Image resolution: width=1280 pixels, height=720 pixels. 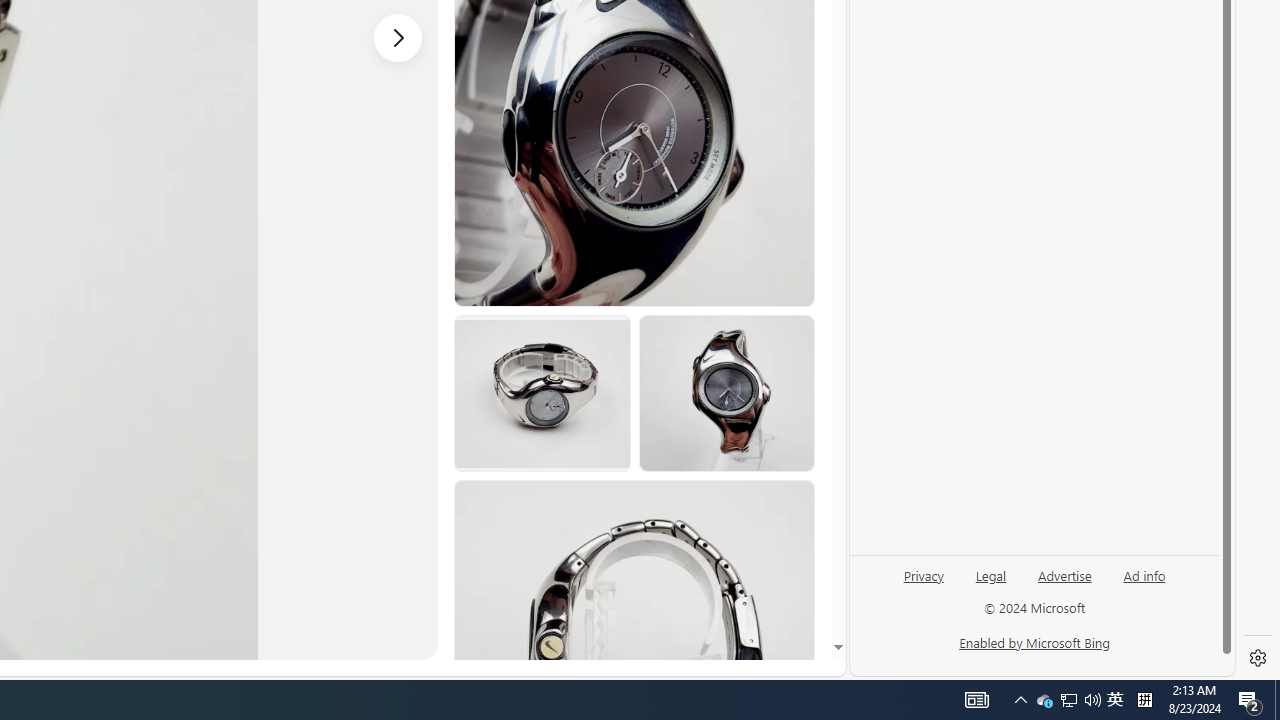 What do you see at coordinates (922, 583) in the screenshot?
I see `'Privacy'` at bounding box center [922, 583].